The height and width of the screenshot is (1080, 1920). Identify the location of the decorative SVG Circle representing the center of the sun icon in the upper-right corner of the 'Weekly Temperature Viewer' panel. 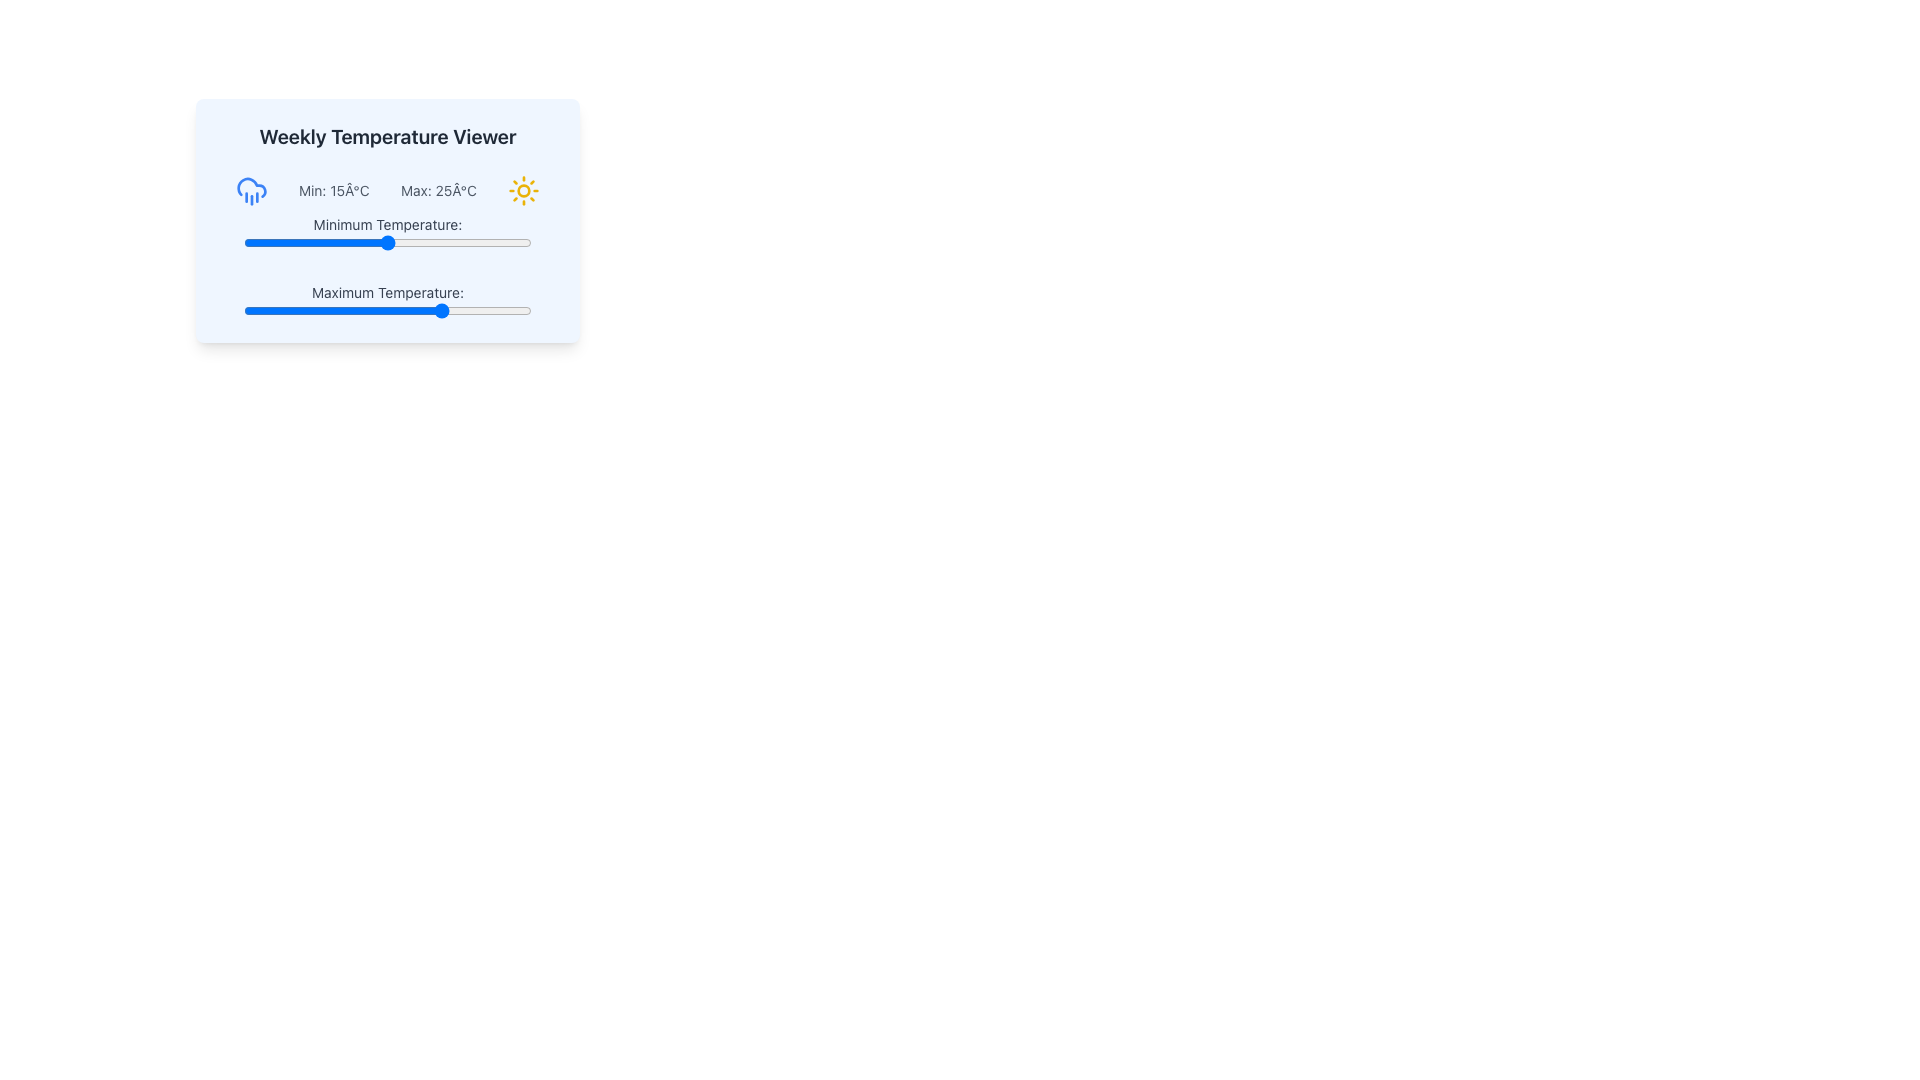
(524, 191).